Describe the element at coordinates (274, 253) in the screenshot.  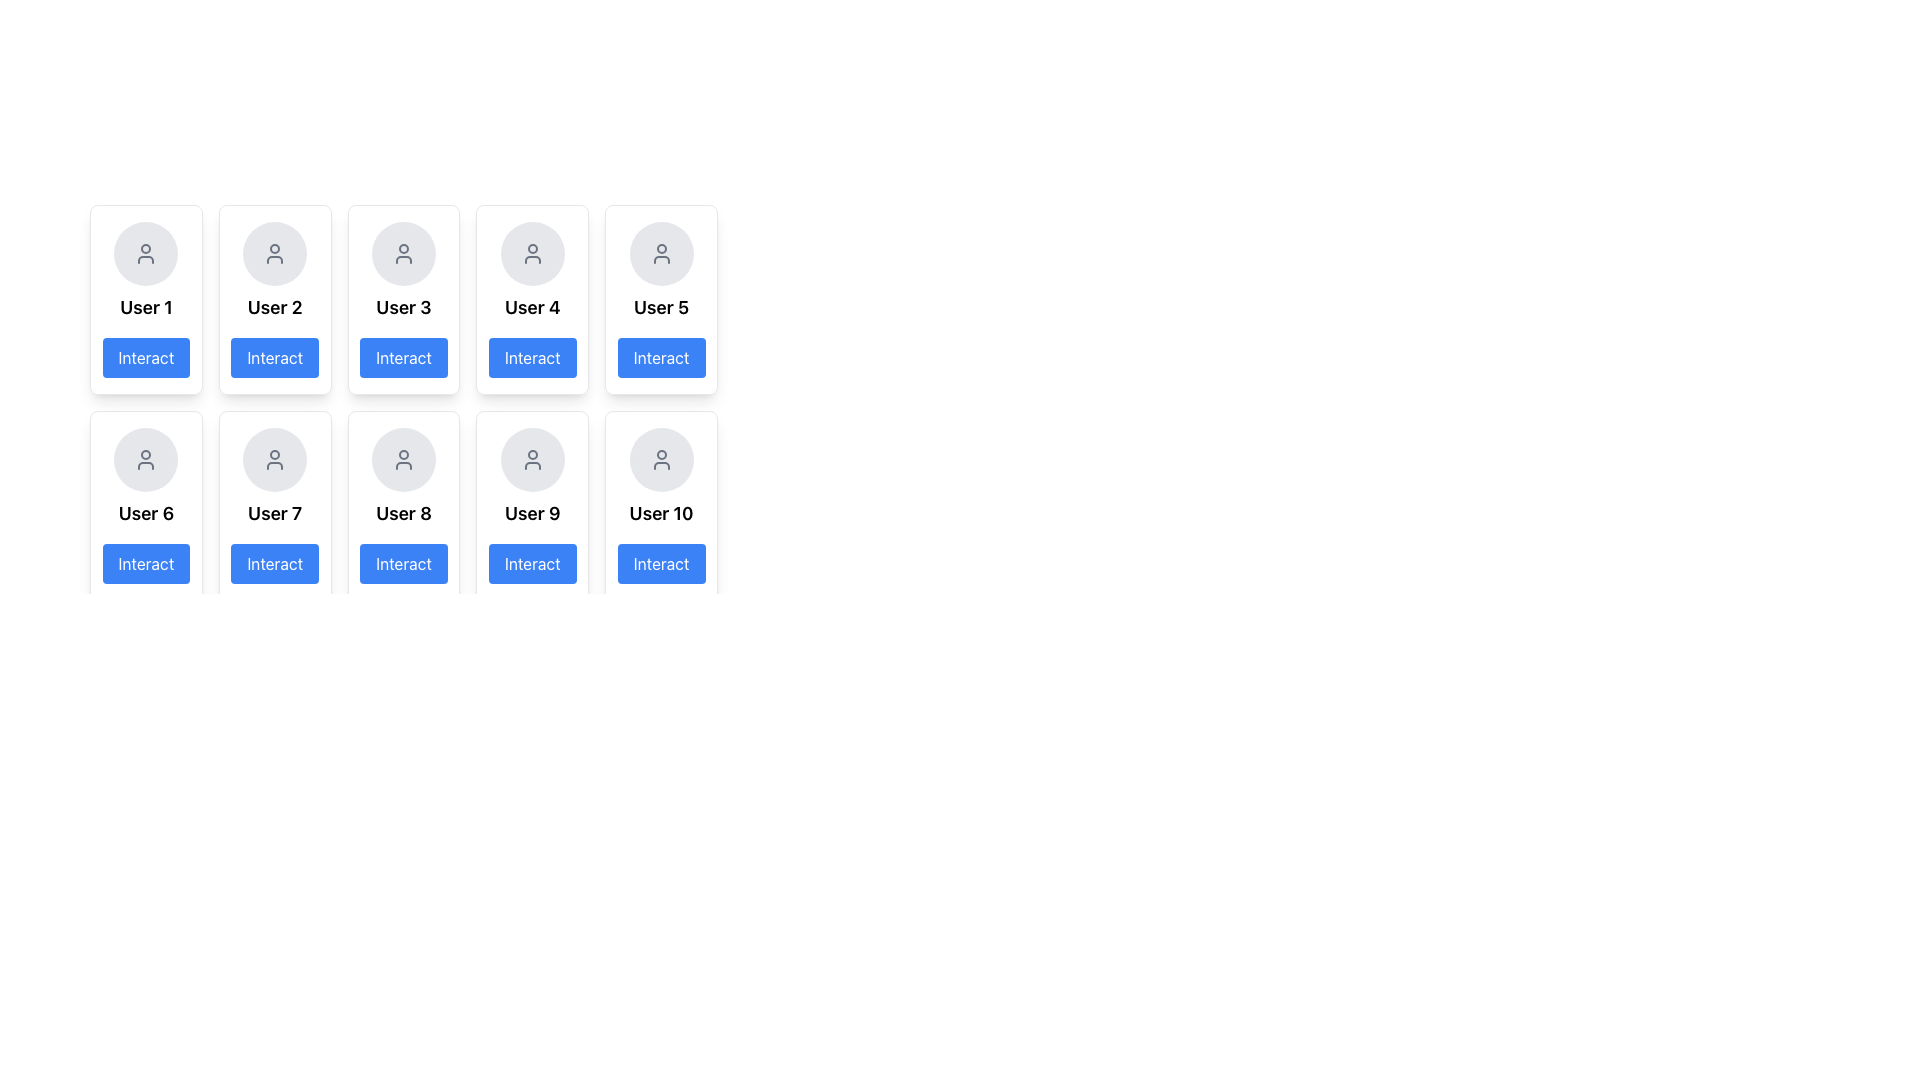
I see `the circular user icon with a light gray background and a black minimalistic user silhouette located at the top center of the 'User 2' card, which is the second card in the grid layout` at that location.